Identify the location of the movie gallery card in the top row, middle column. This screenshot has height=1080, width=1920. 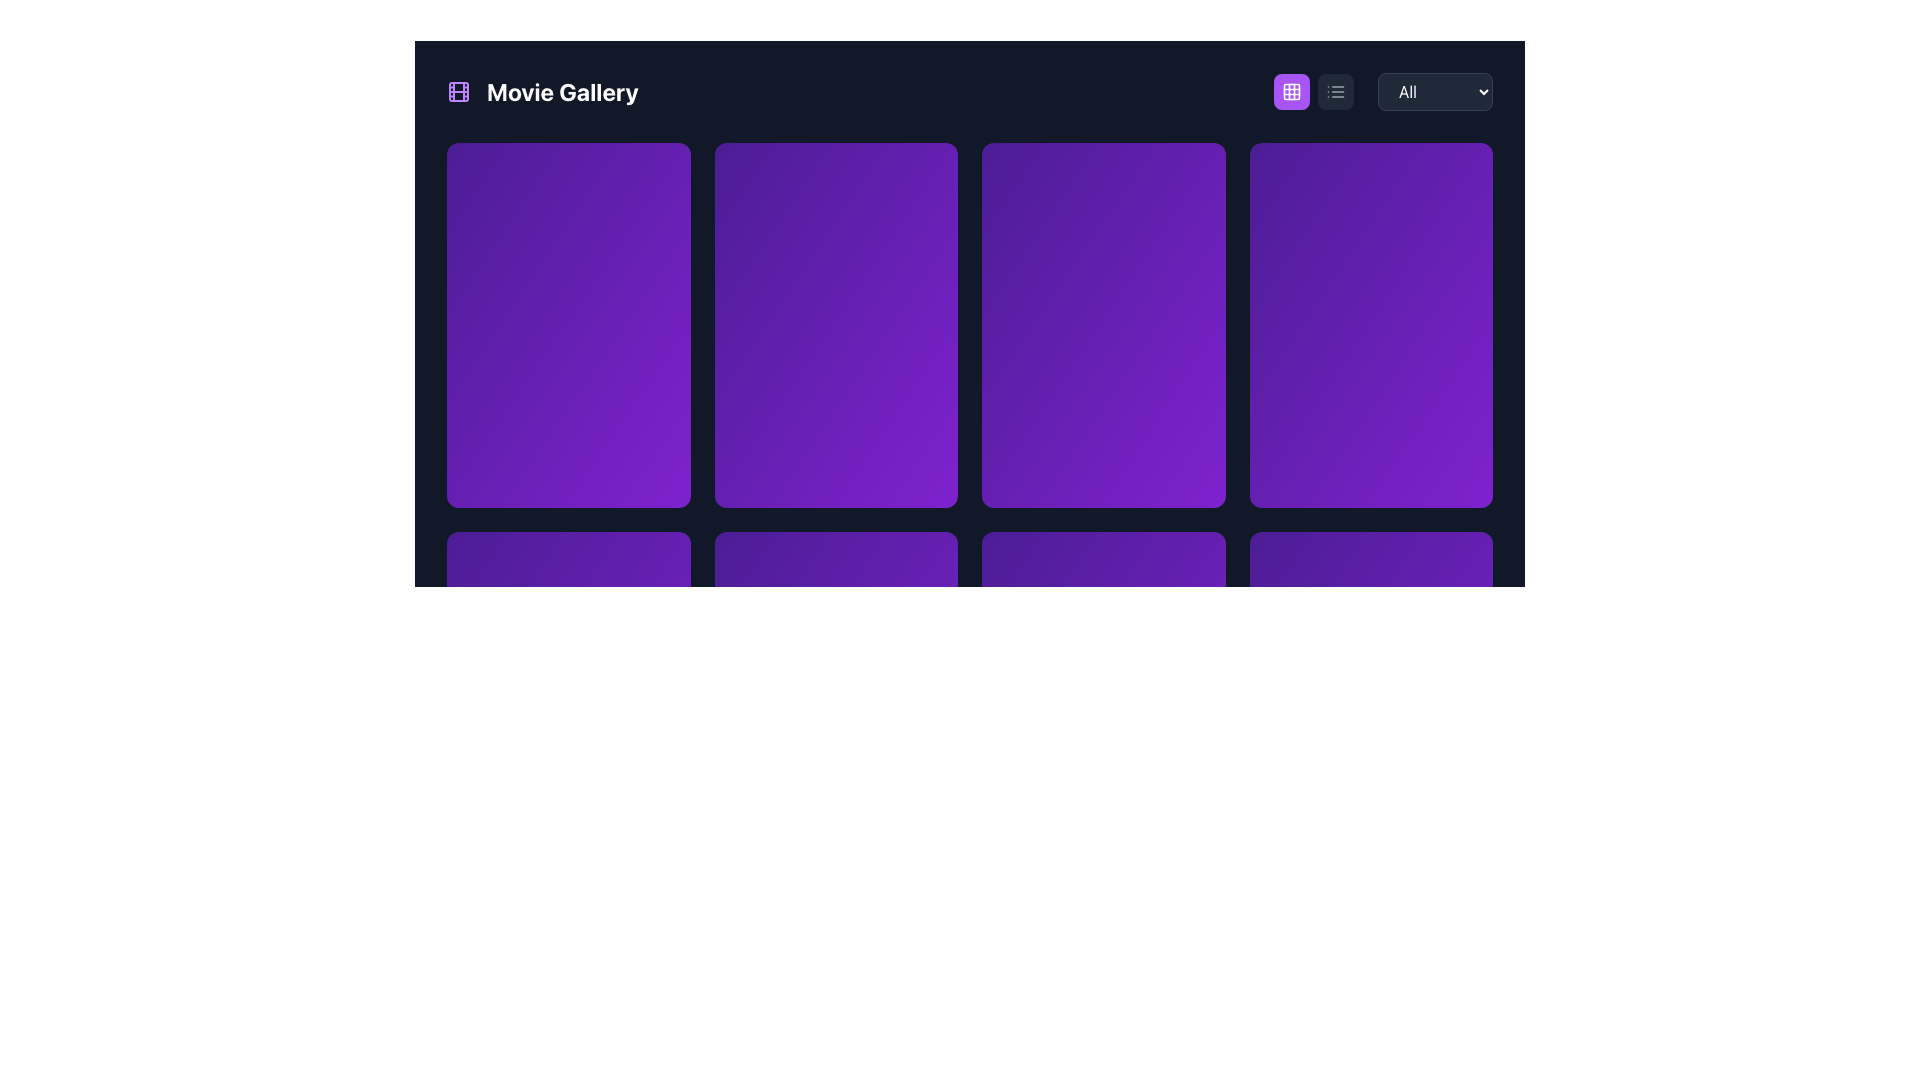
(836, 324).